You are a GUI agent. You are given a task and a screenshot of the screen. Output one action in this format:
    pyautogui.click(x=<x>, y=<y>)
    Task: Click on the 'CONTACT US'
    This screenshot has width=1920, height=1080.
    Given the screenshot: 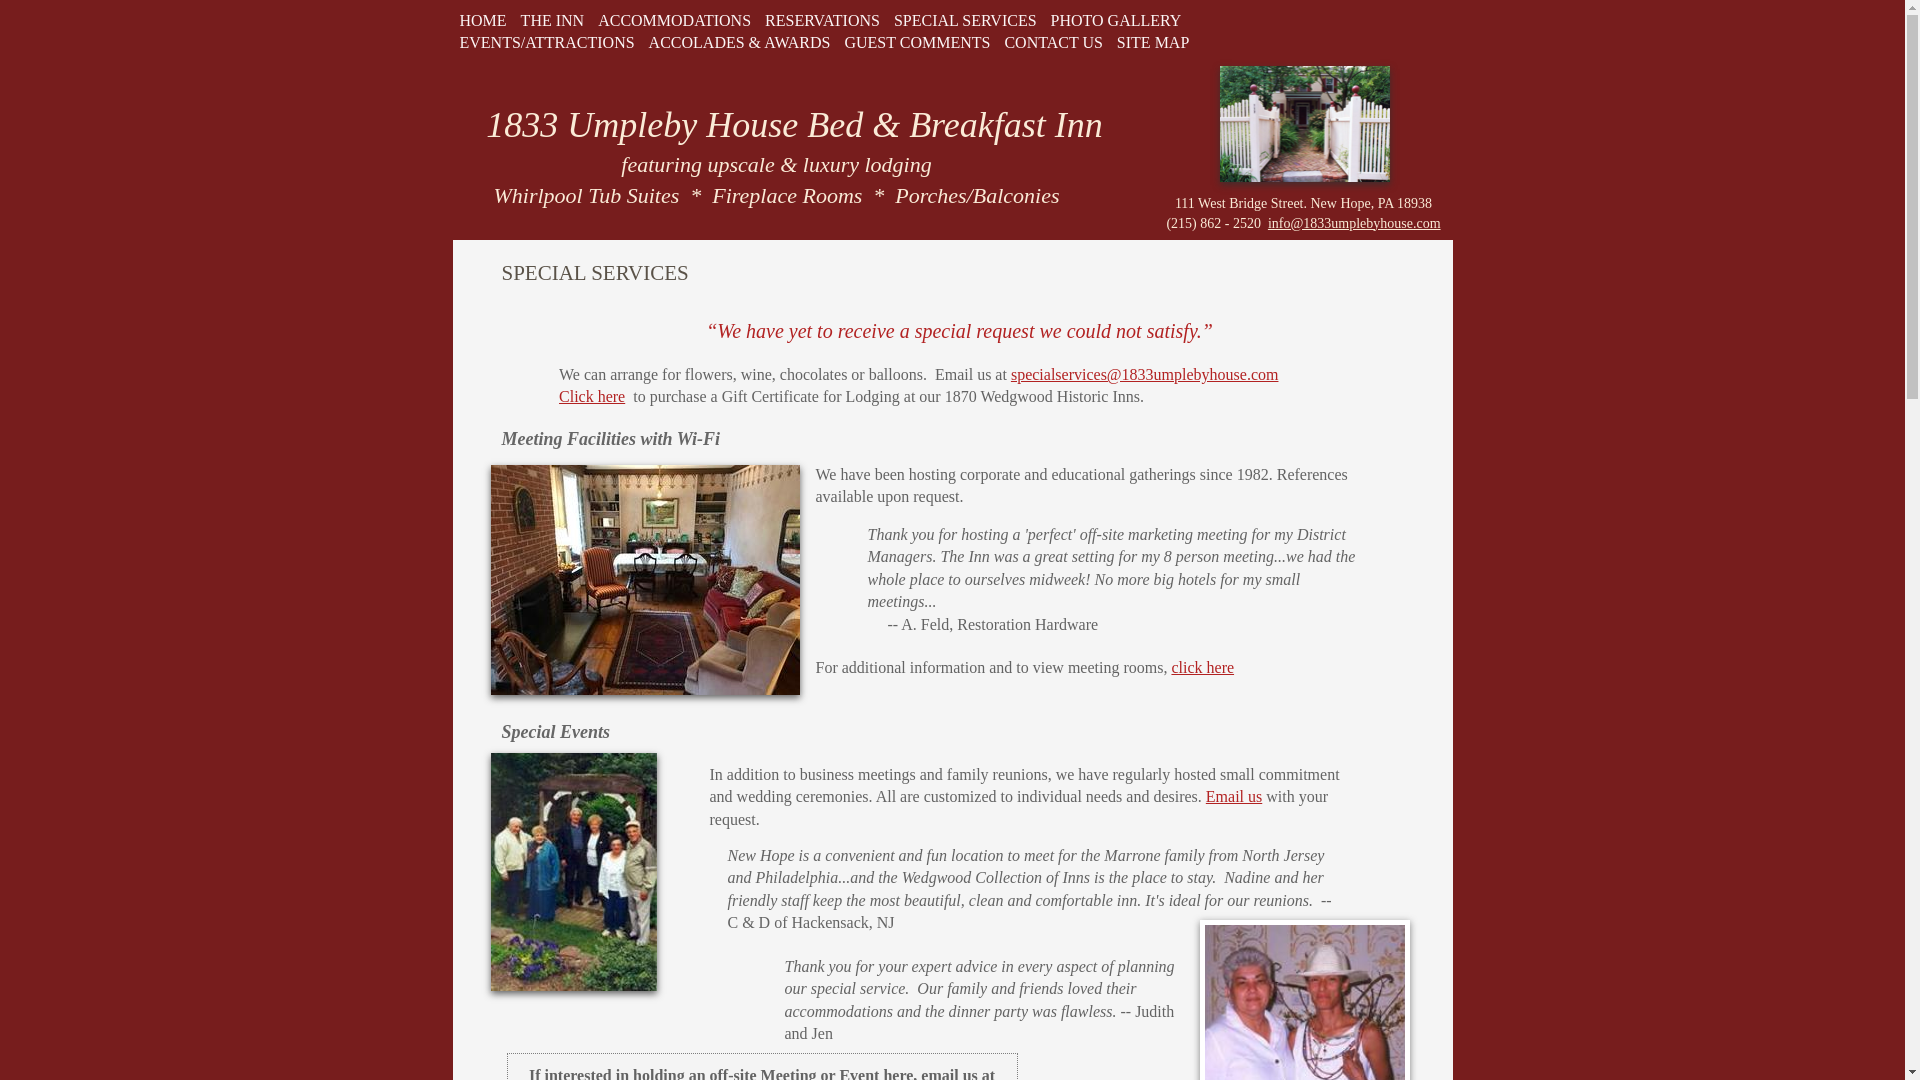 What is the action you would take?
    pyautogui.click(x=1051, y=42)
    